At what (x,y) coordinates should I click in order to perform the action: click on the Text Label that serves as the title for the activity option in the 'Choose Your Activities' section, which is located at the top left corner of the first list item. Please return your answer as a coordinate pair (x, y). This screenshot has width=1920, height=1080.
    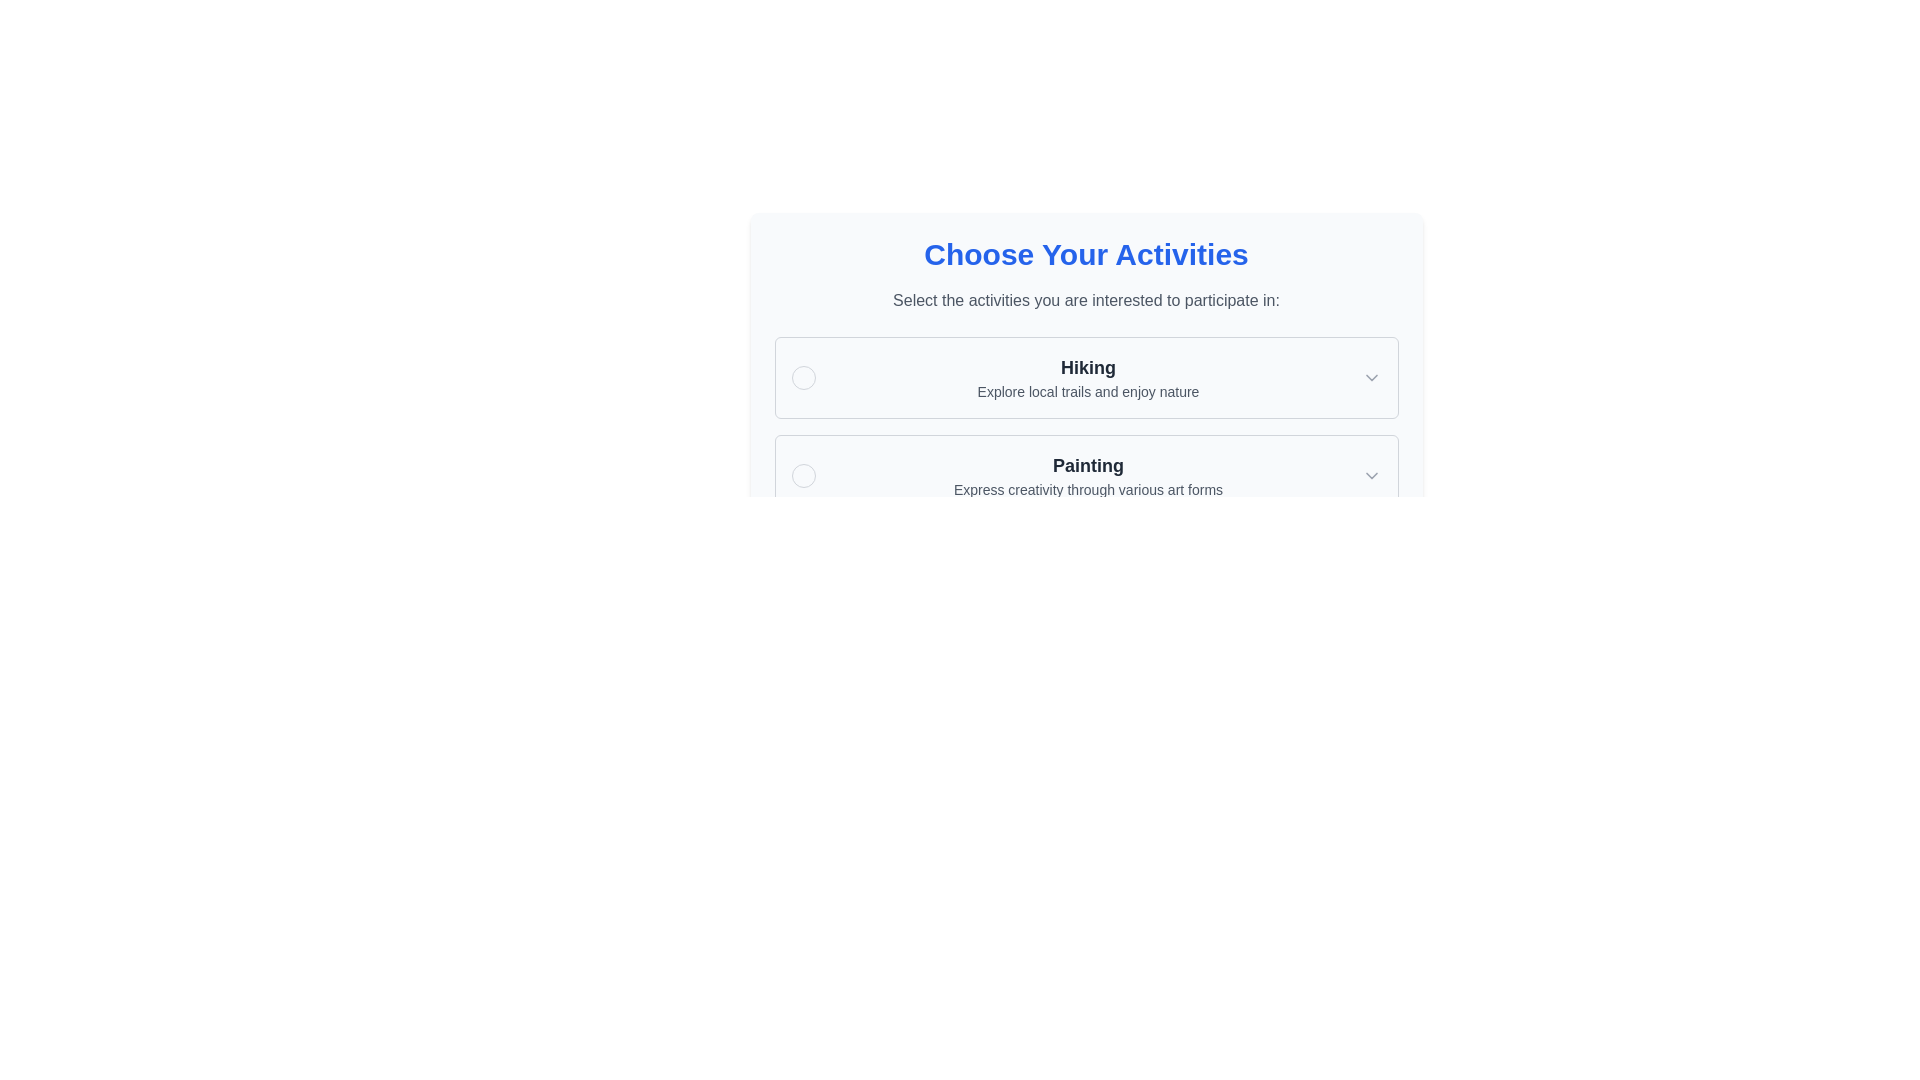
    Looking at the image, I should click on (1087, 367).